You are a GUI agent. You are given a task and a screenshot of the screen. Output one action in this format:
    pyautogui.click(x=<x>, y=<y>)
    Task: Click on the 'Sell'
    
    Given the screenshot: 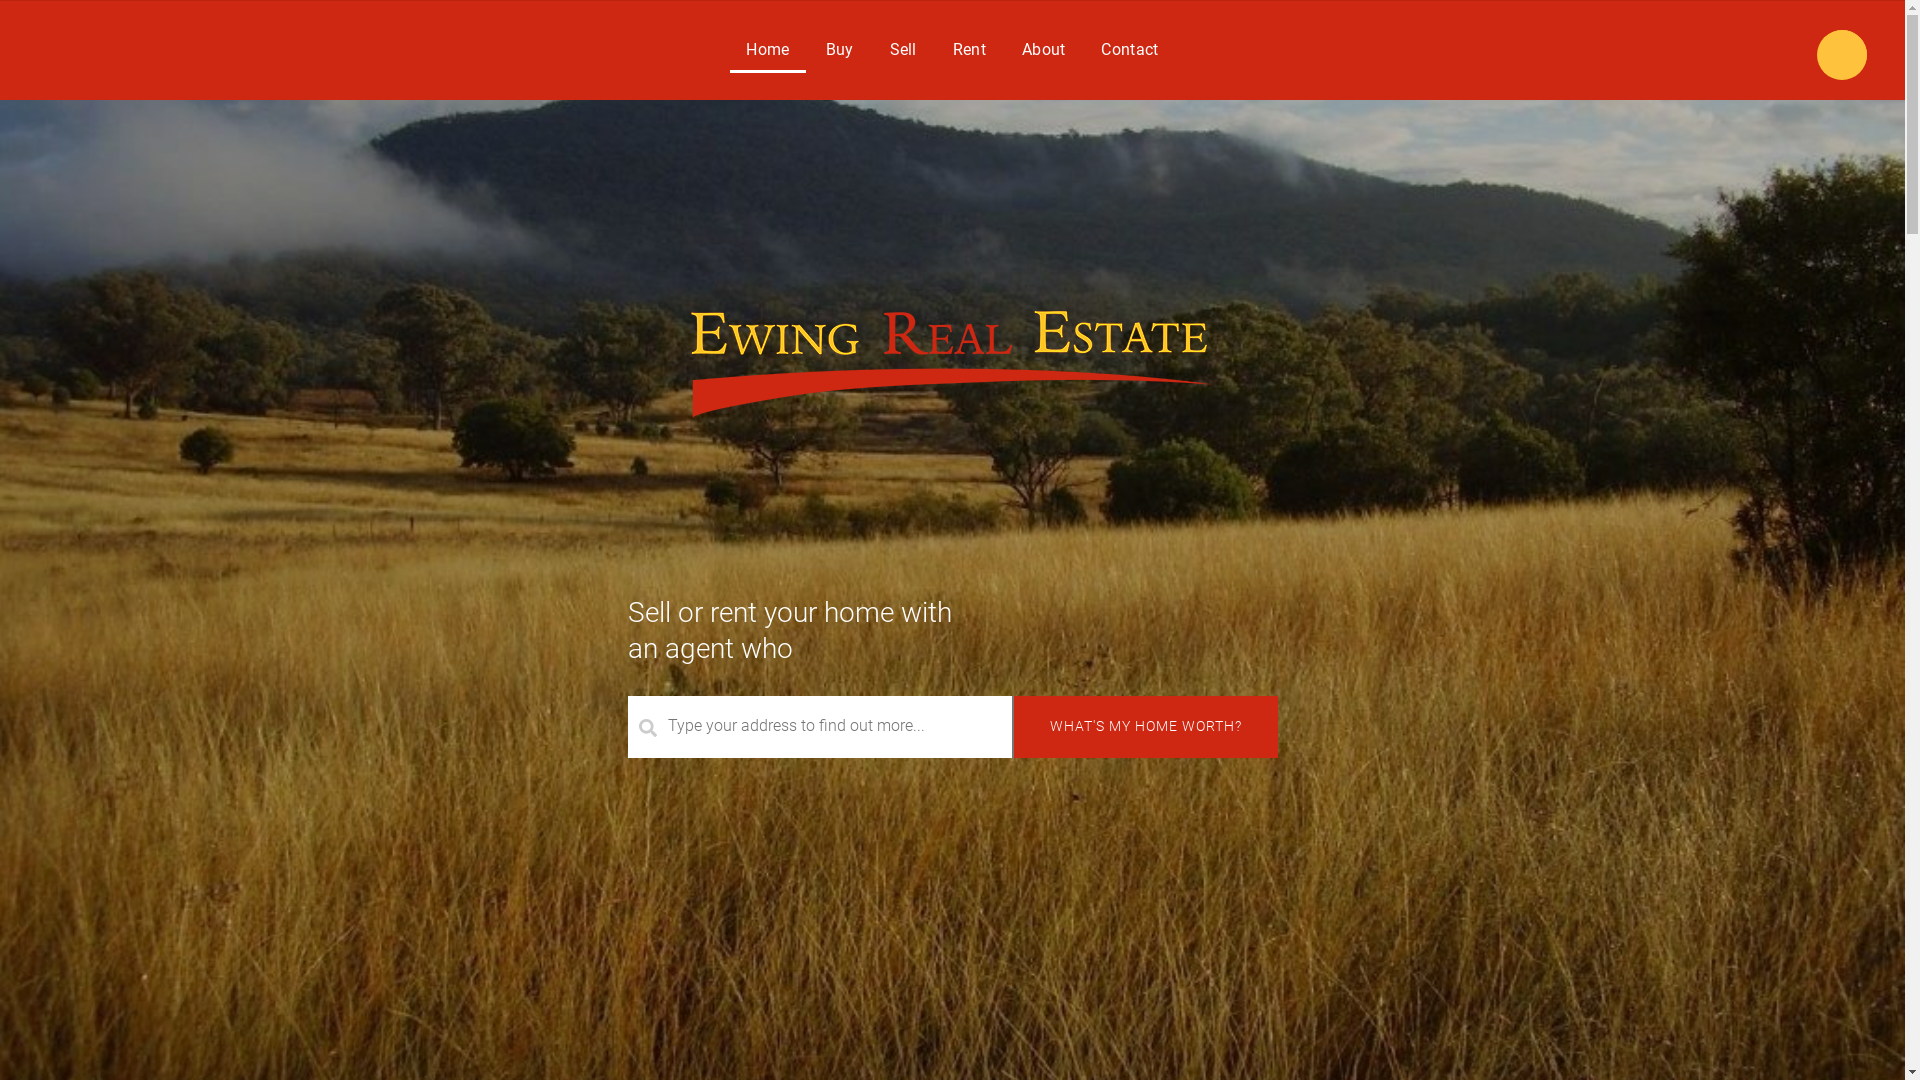 What is the action you would take?
    pyautogui.click(x=902, y=49)
    